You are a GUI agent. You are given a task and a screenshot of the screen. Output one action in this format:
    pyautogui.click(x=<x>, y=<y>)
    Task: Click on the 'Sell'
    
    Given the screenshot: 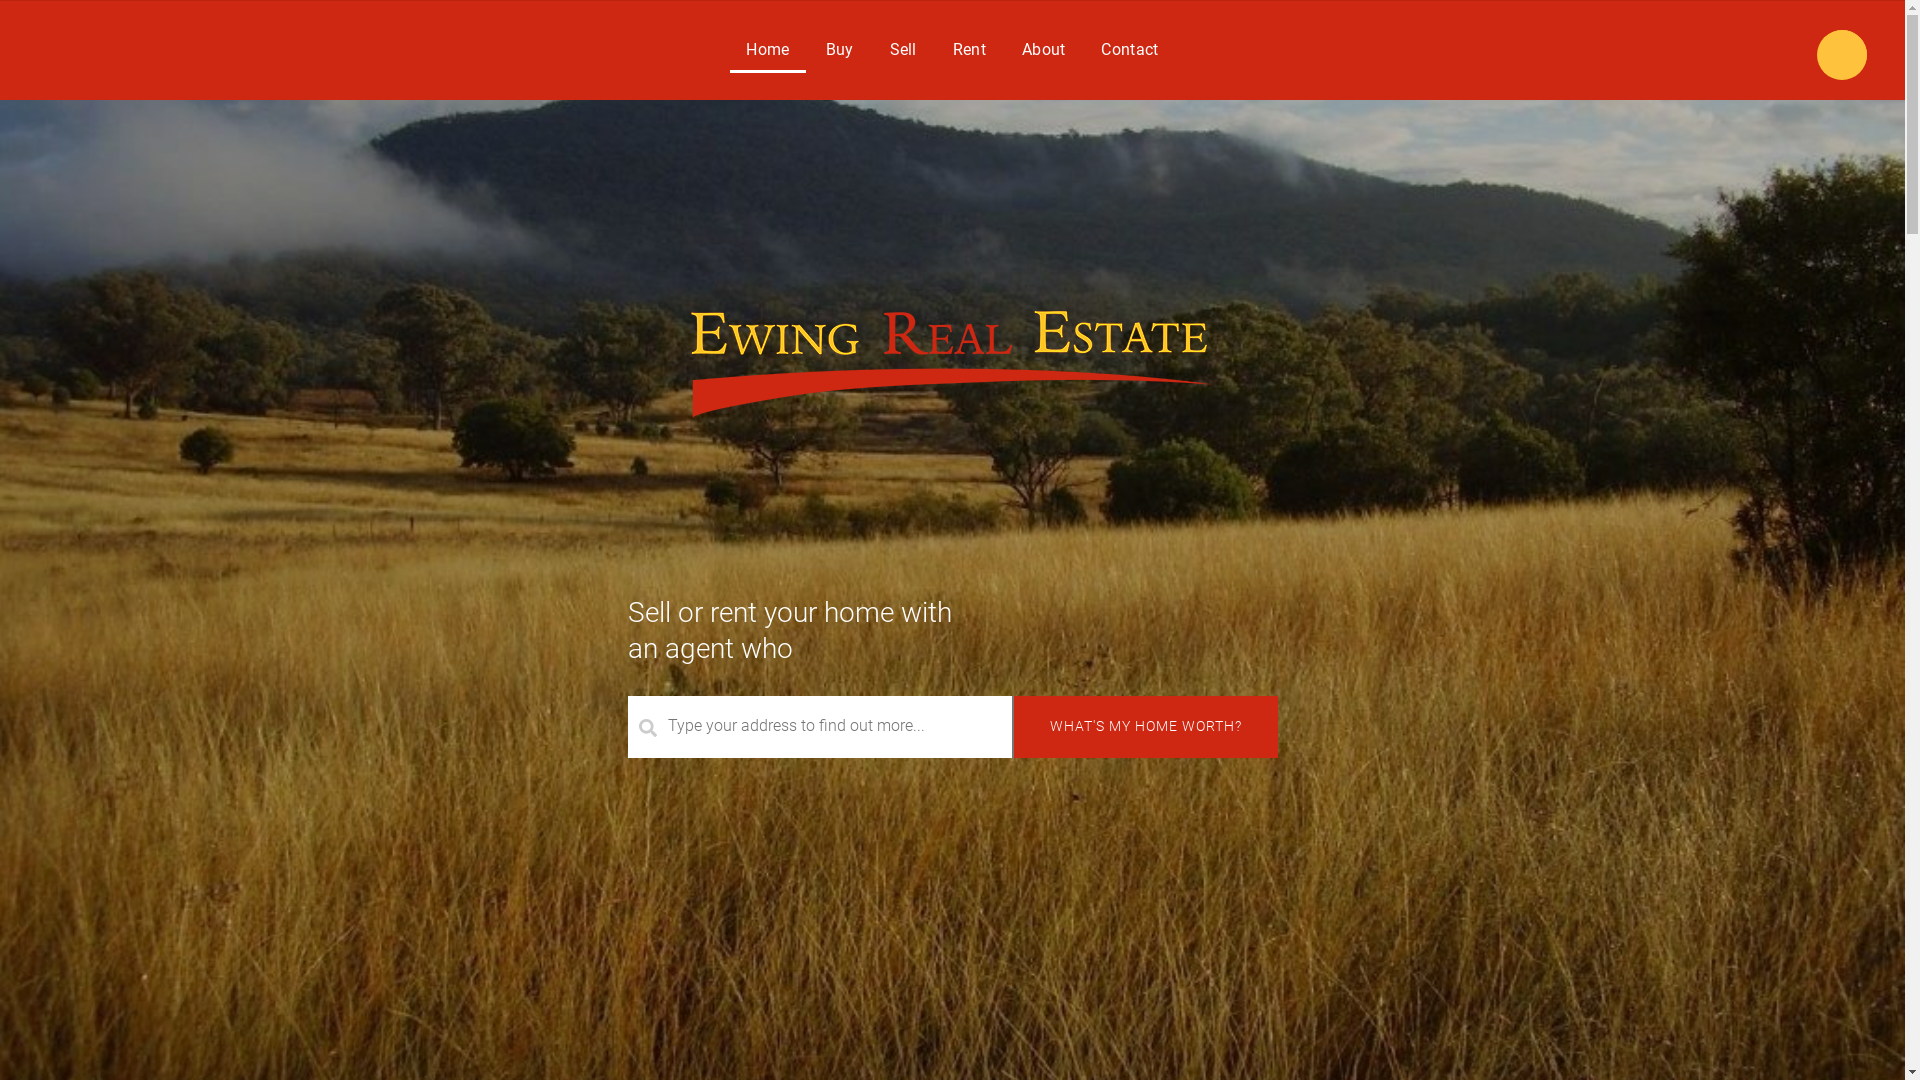 What is the action you would take?
    pyautogui.click(x=902, y=49)
    